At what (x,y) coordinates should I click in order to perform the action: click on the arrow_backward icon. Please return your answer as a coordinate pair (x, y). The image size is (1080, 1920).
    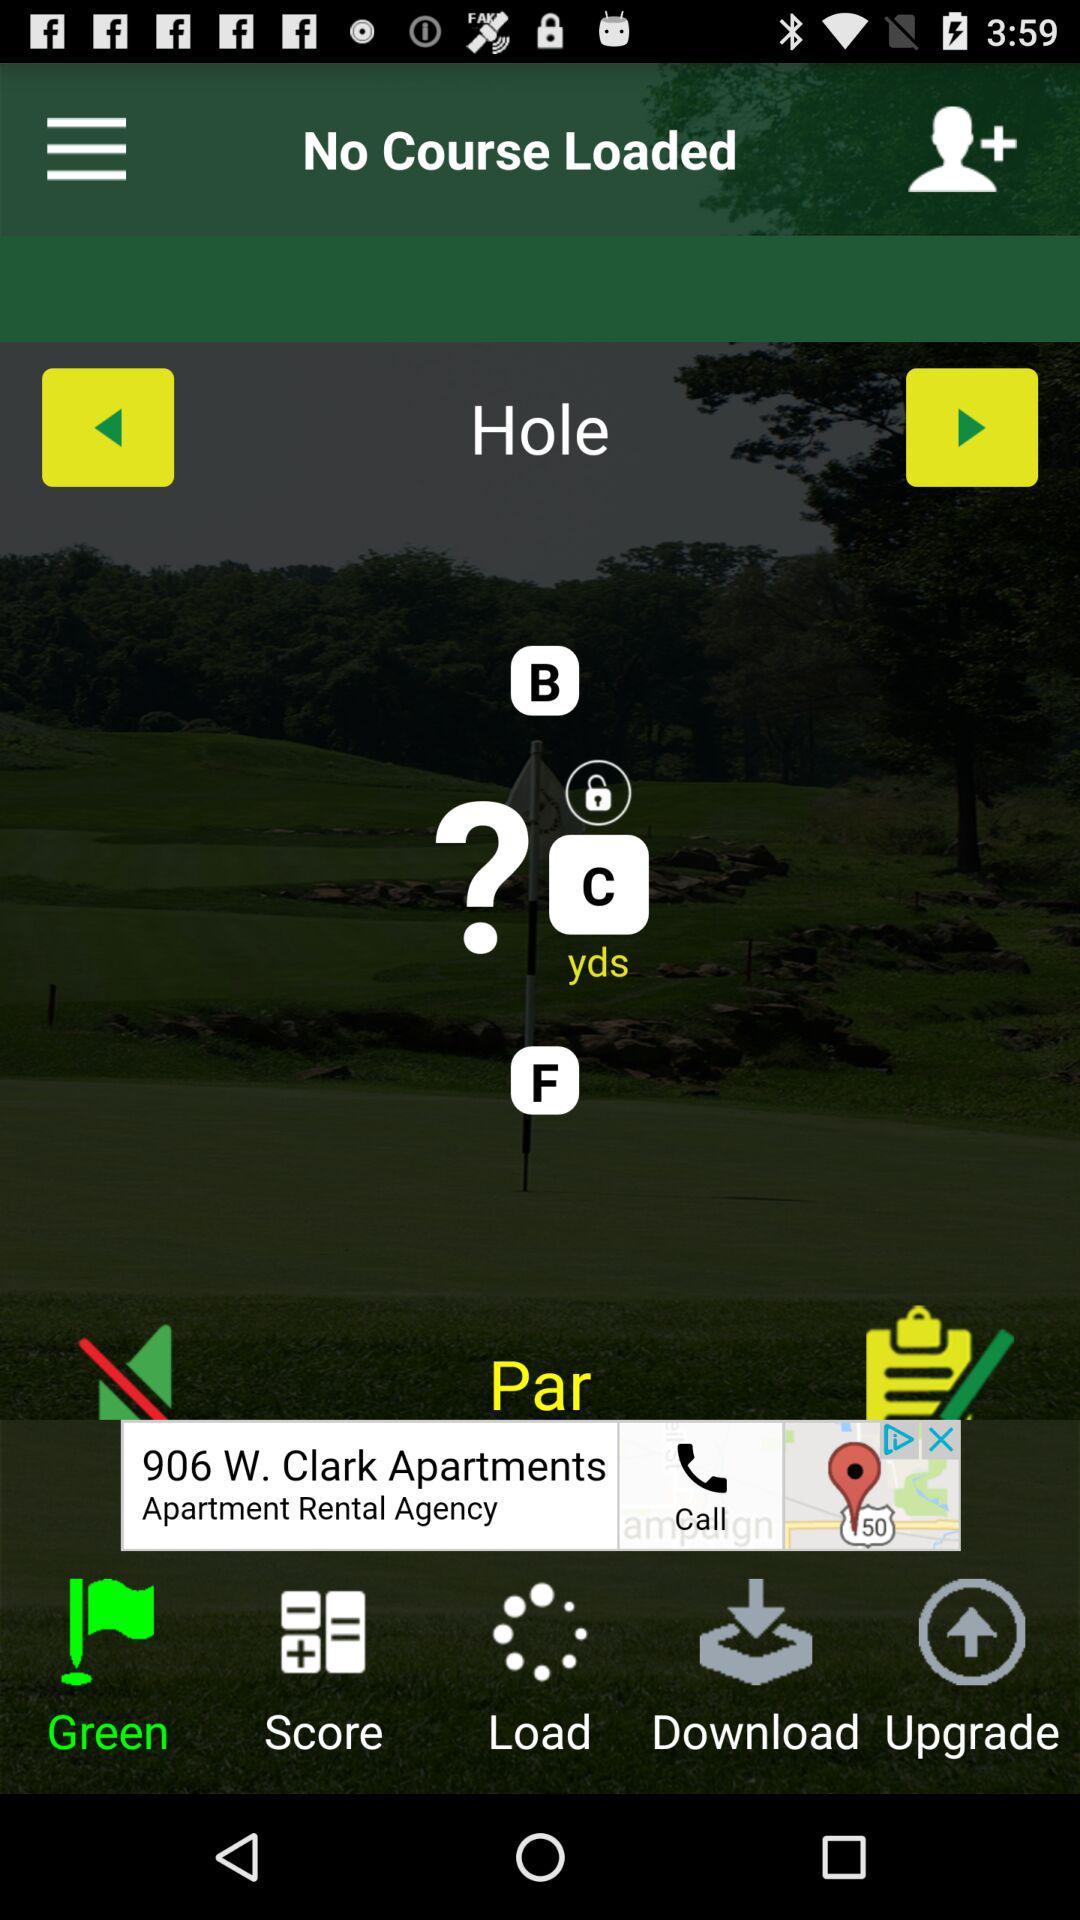
    Looking at the image, I should click on (138, 1441).